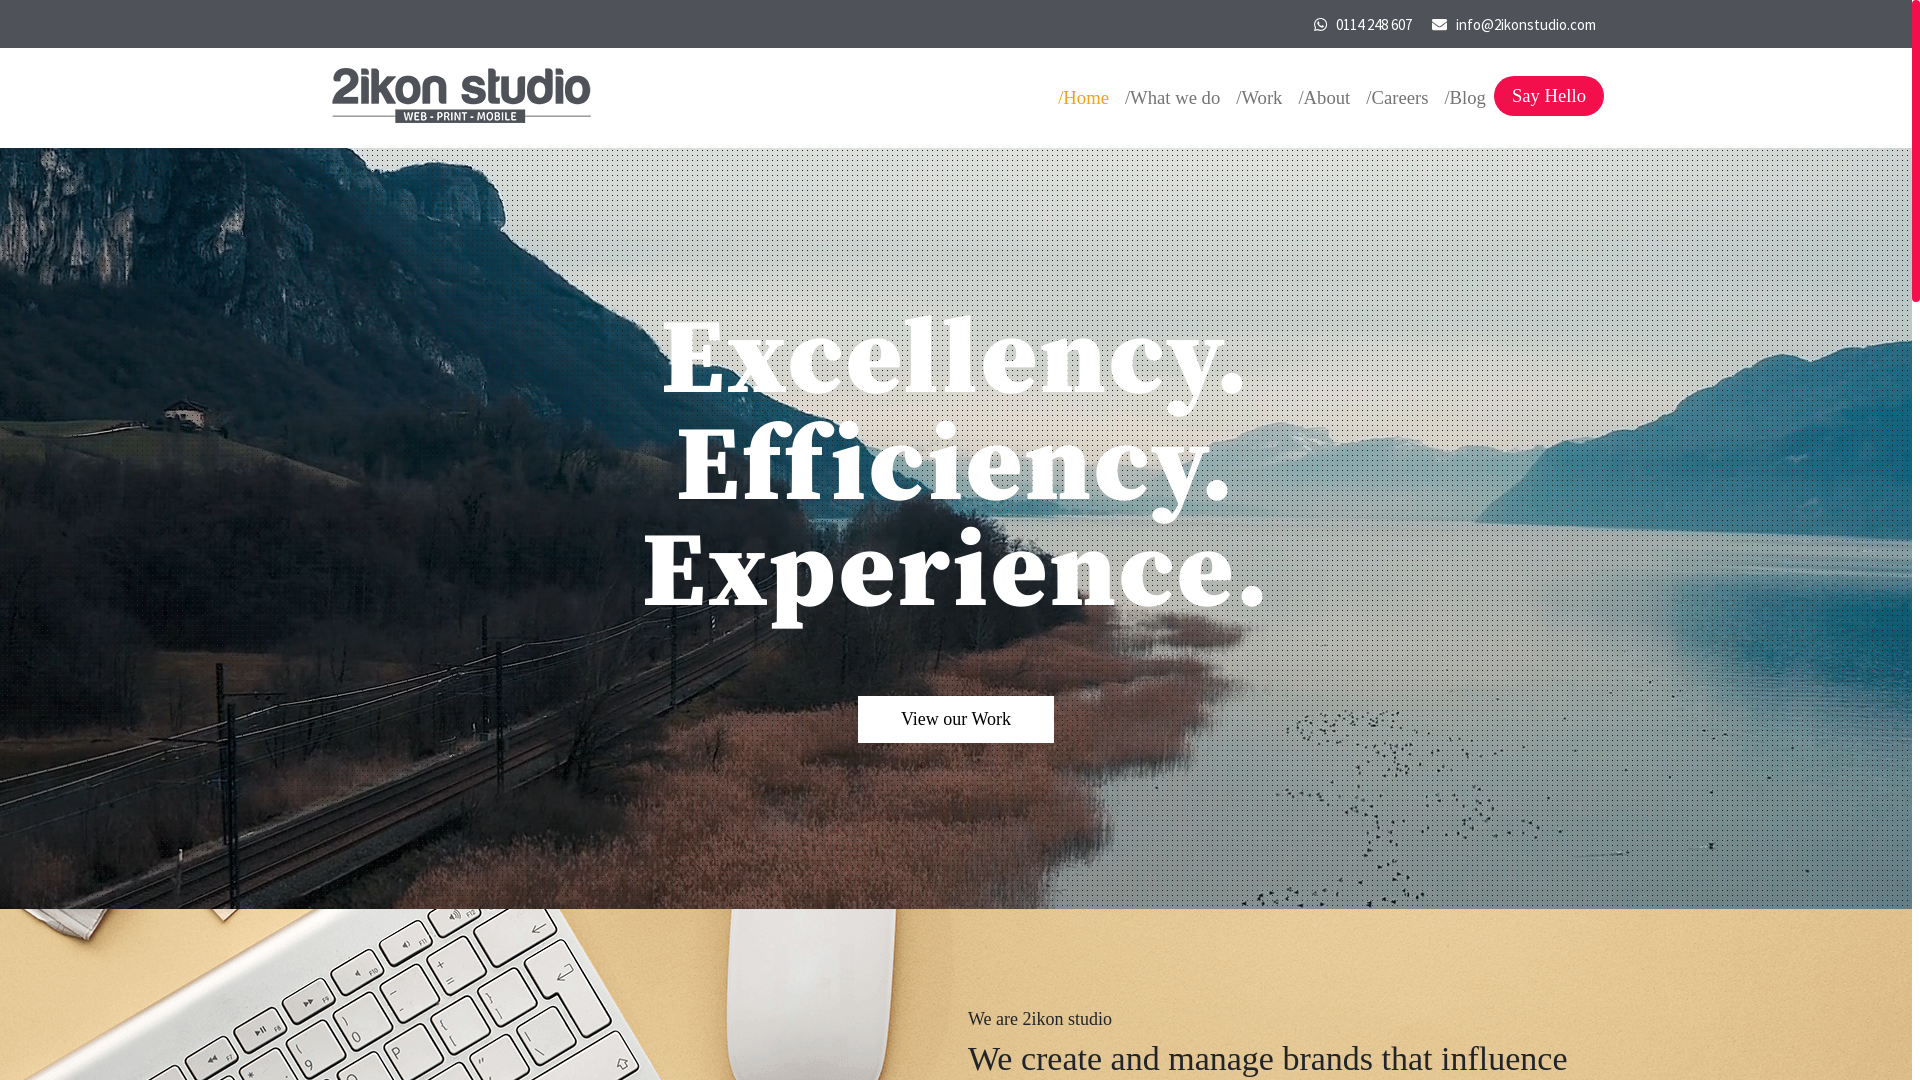 The image size is (1920, 1080). I want to click on 'info@2ikonstudio.com', so click(1453, 24).